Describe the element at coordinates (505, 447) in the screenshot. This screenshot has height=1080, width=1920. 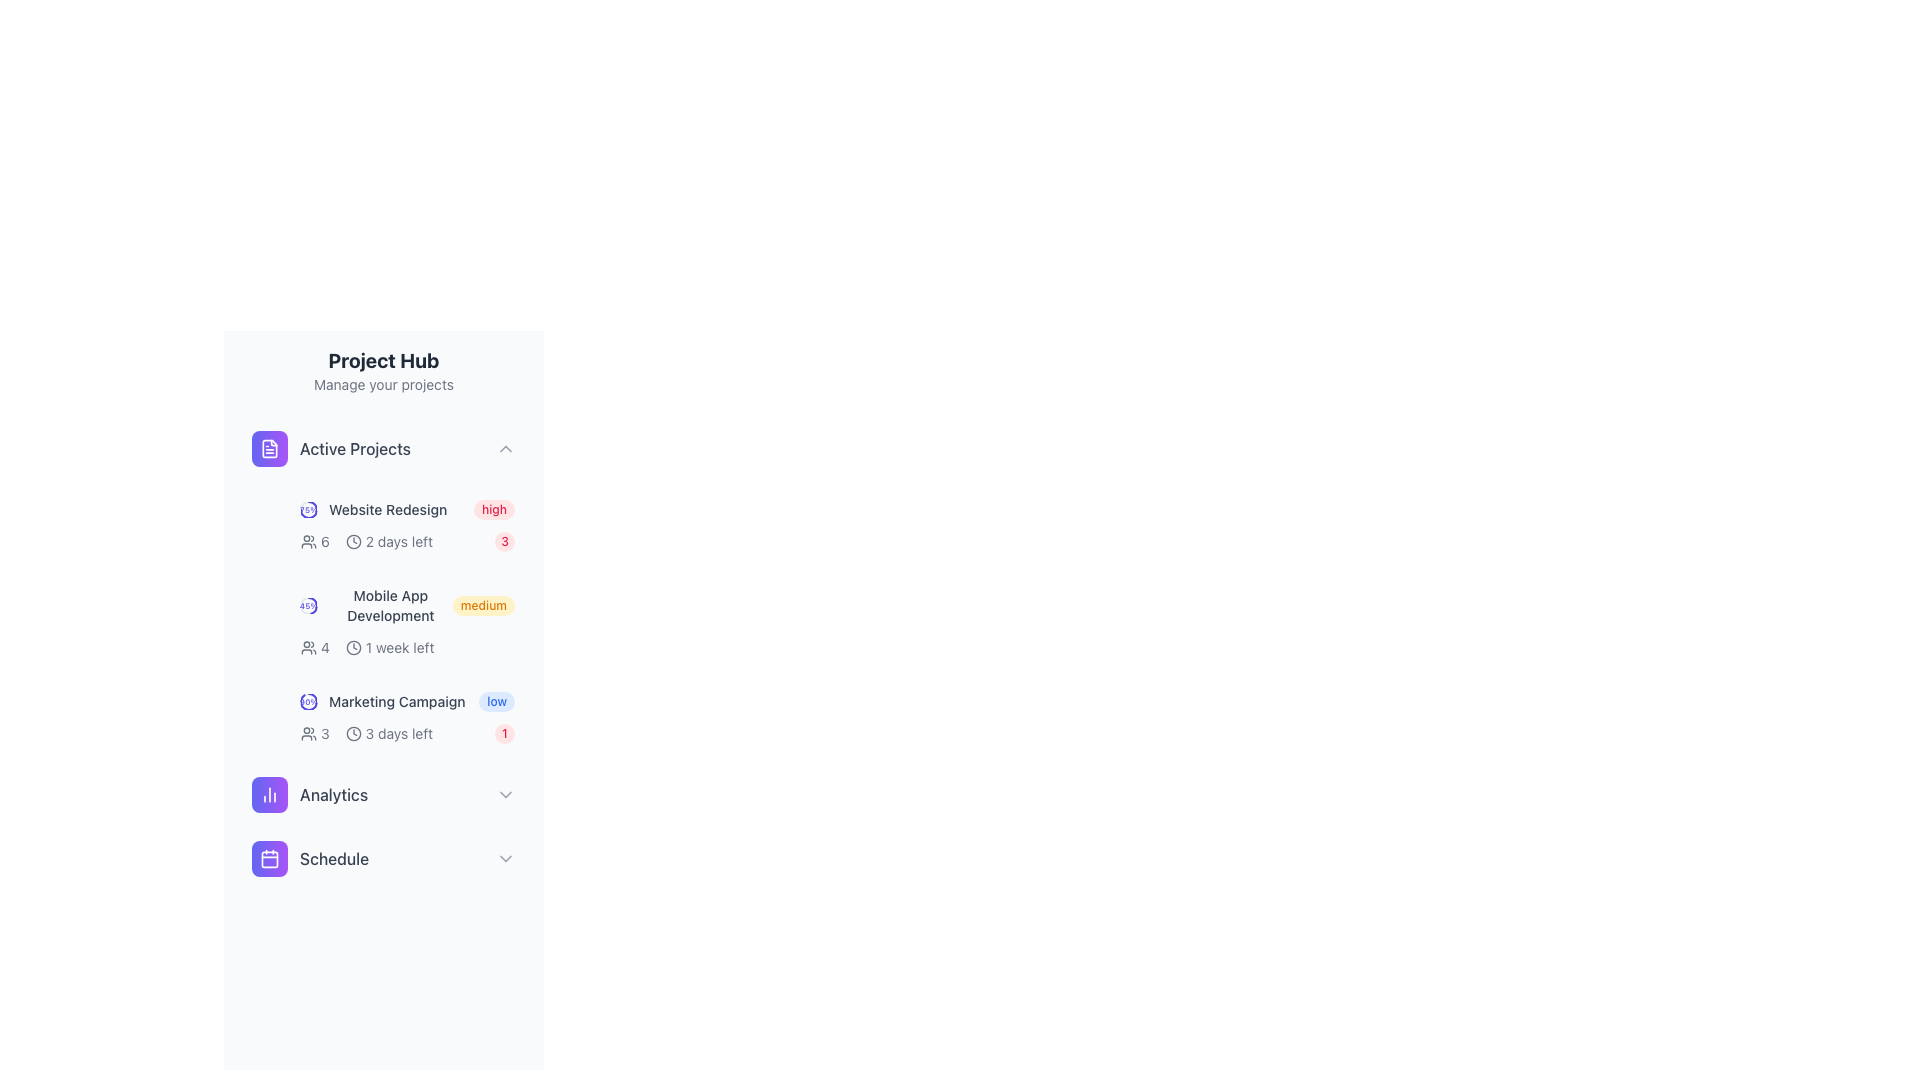
I see `the chevron icon in the 'Active Projects' section to provide visual feedback` at that location.